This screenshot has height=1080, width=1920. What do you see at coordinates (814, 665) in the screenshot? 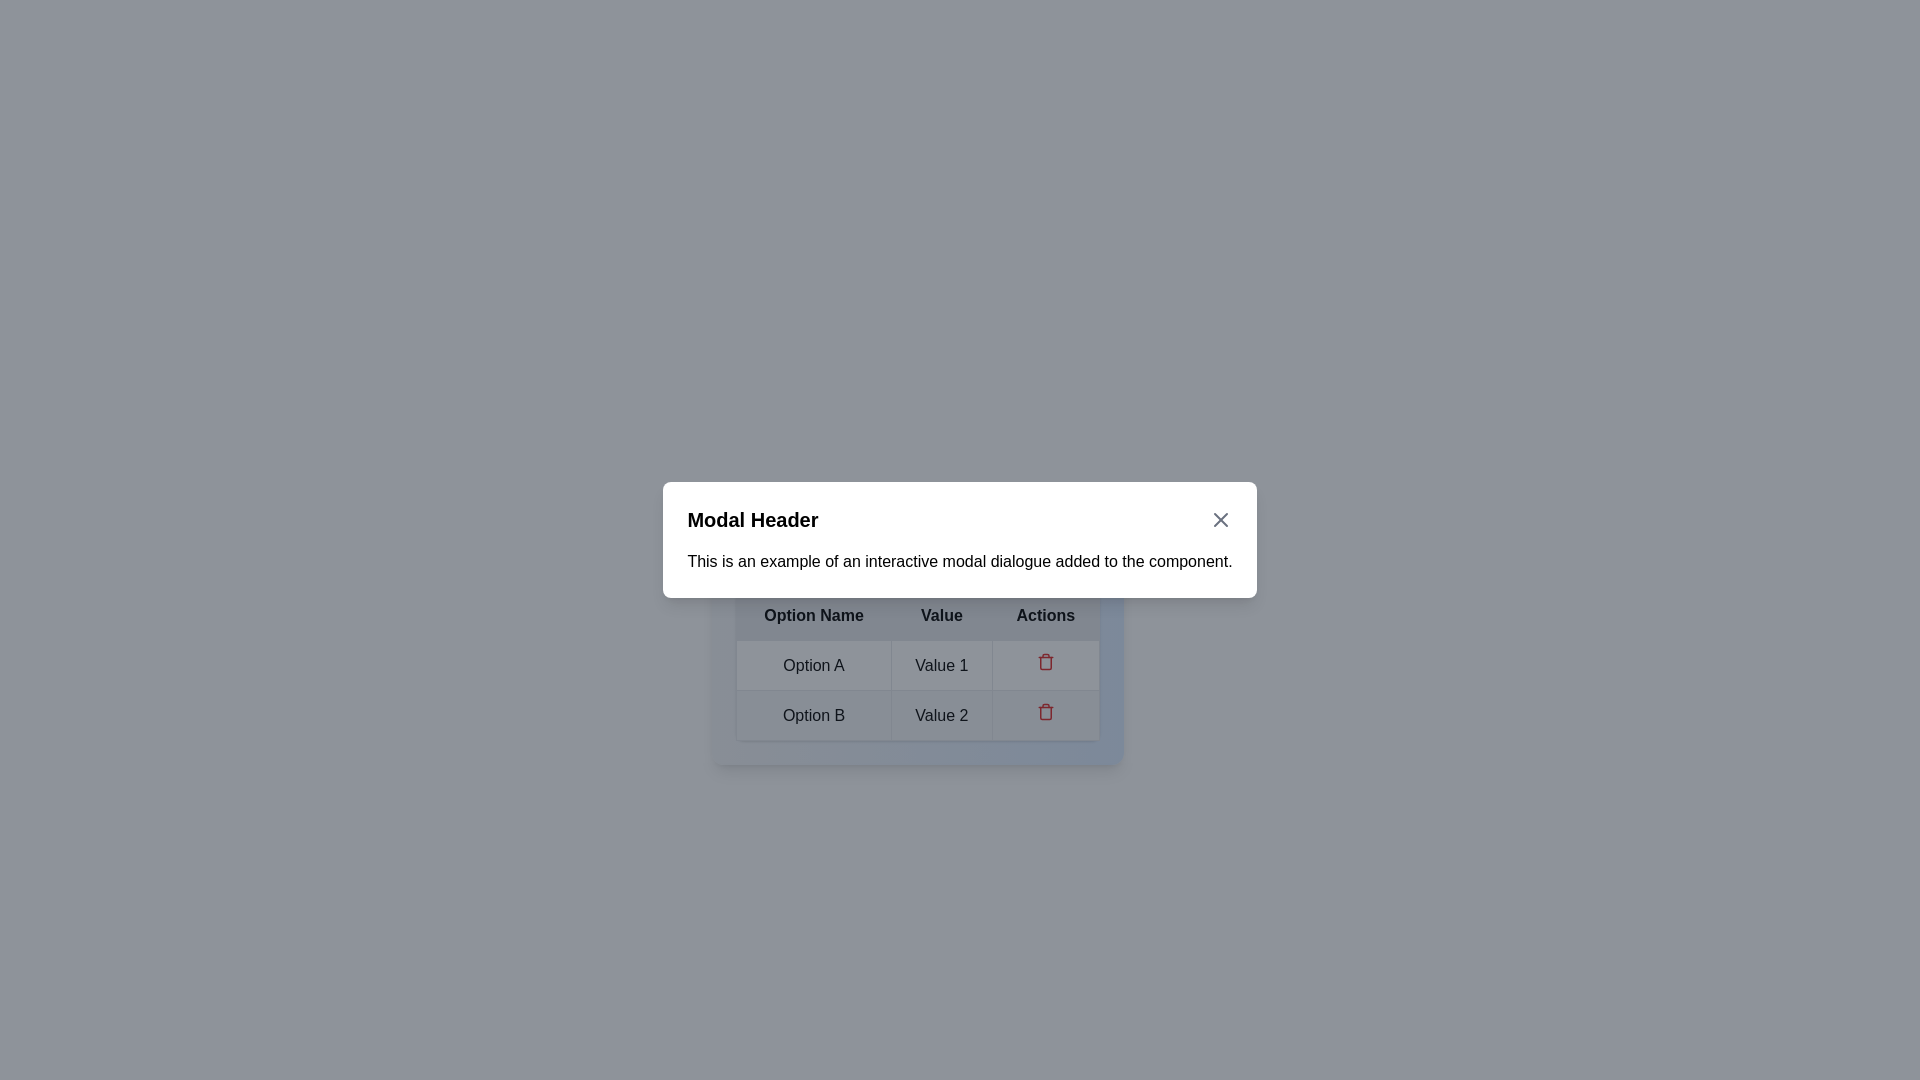
I see `the static text label containing 'Option A' for reading by moving the cursor to its center point` at bounding box center [814, 665].